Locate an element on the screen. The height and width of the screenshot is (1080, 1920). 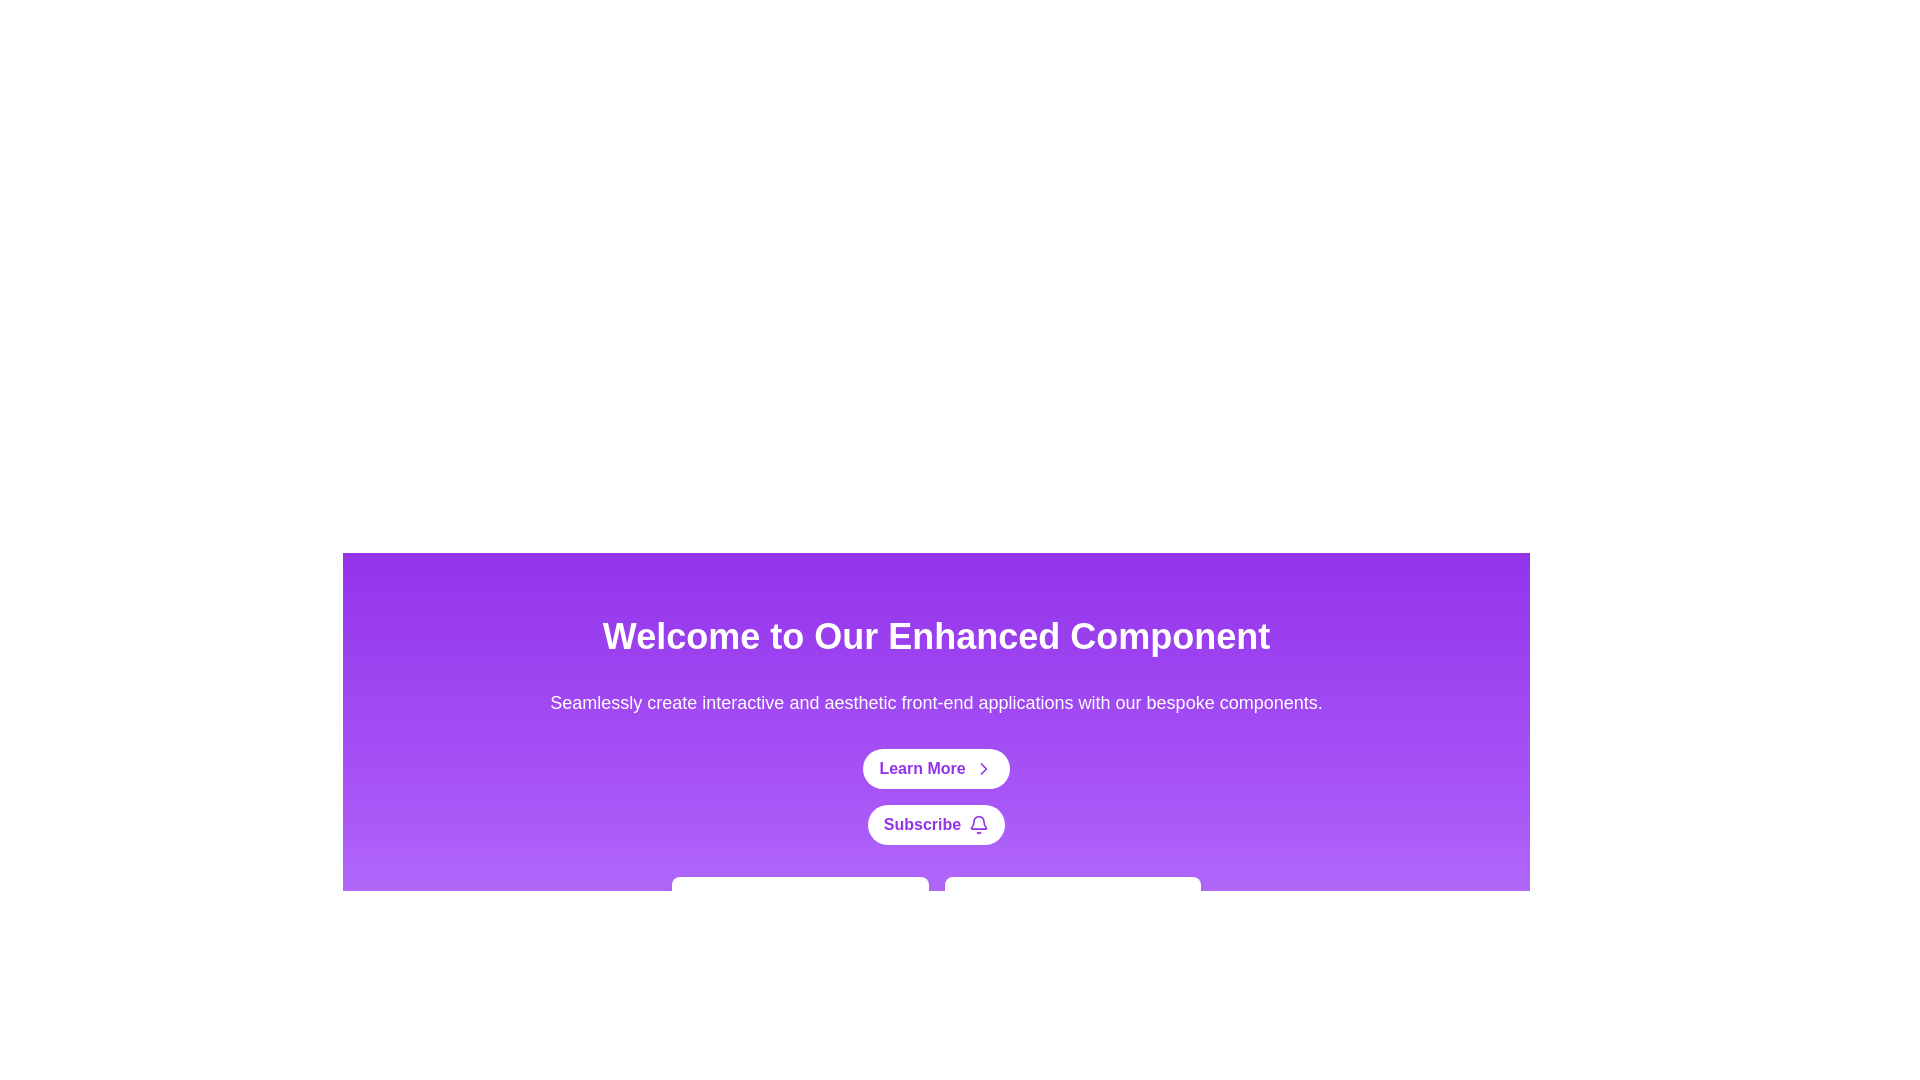
the text display element that reads 'Seamlessly create interactive and aesthetic front-end applications with our bespoke components.', which is styled with center alignment and a larger font size, located below the header 'Welcome to Our Enhanced Component' is located at coordinates (935, 701).